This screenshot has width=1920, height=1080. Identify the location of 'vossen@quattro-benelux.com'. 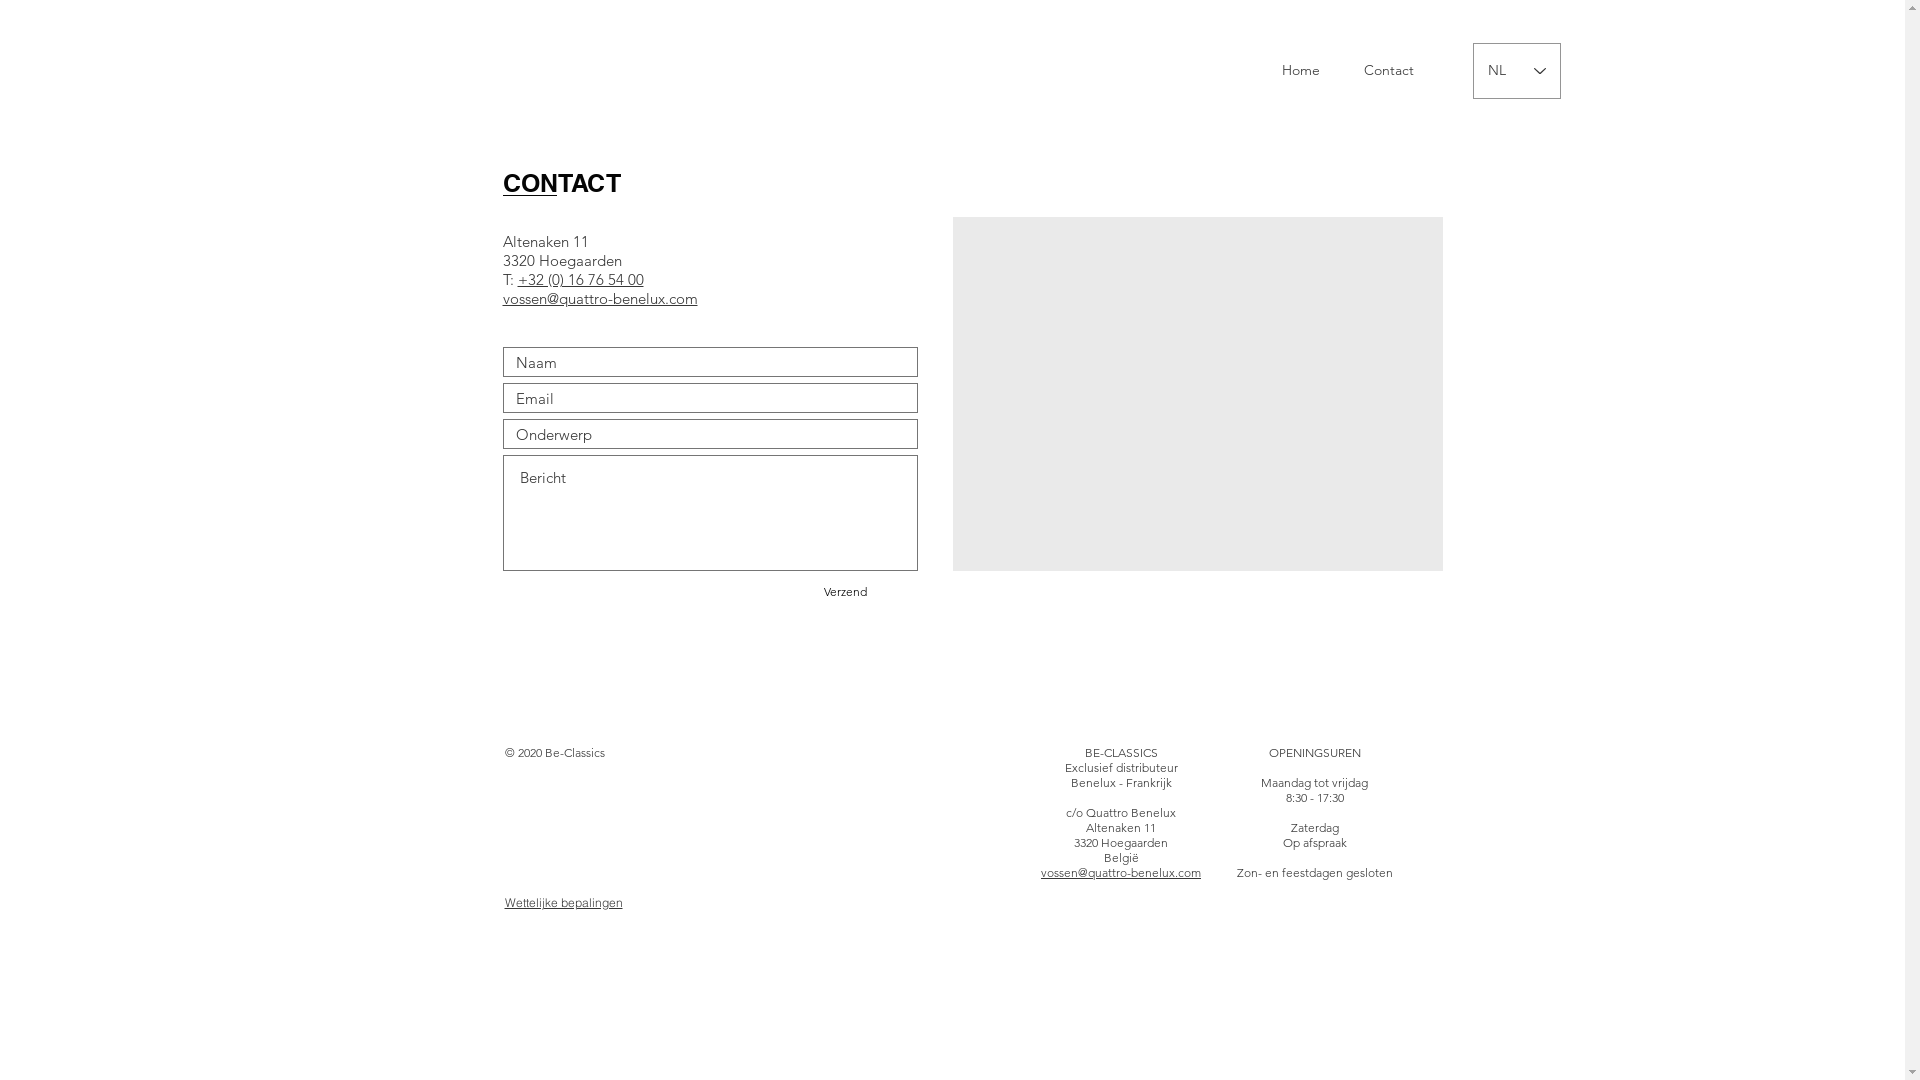
(1121, 871).